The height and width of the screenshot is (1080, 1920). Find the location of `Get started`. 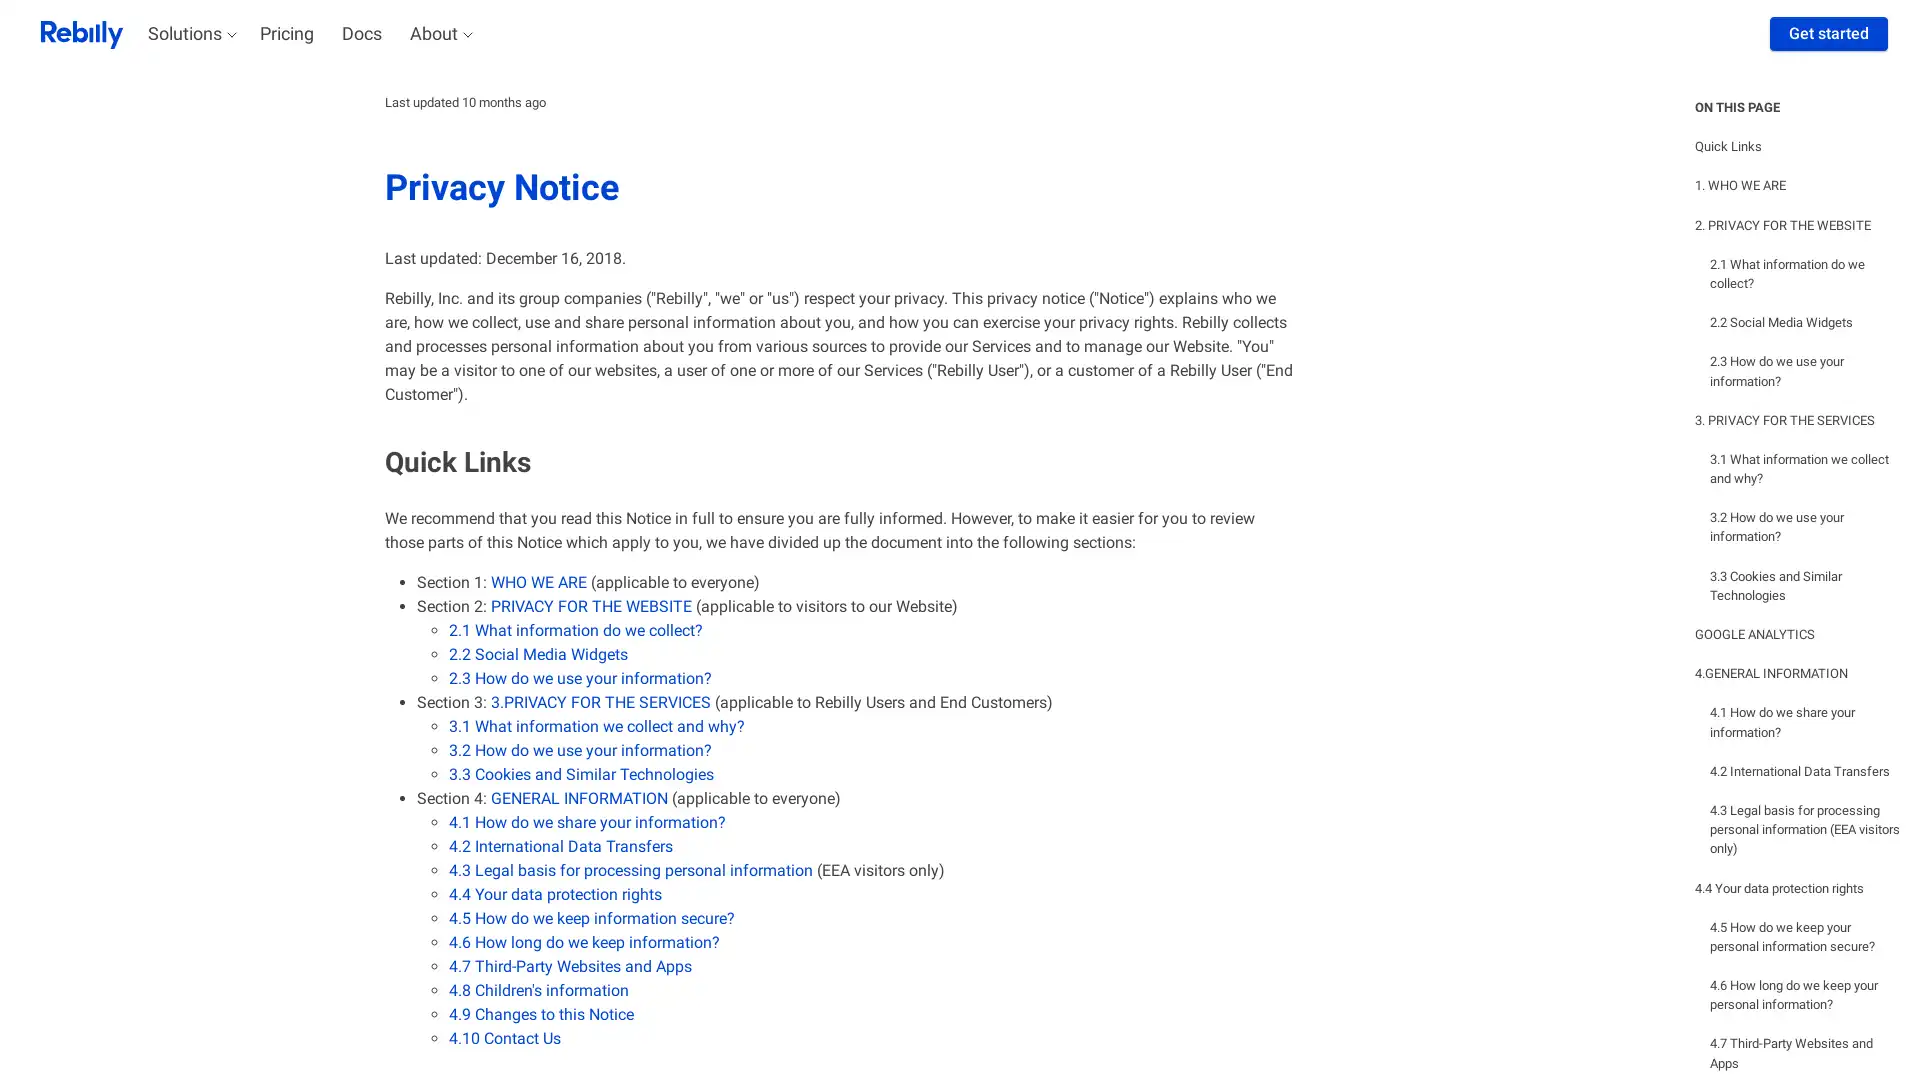

Get started is located at coordinates (1828, 34).